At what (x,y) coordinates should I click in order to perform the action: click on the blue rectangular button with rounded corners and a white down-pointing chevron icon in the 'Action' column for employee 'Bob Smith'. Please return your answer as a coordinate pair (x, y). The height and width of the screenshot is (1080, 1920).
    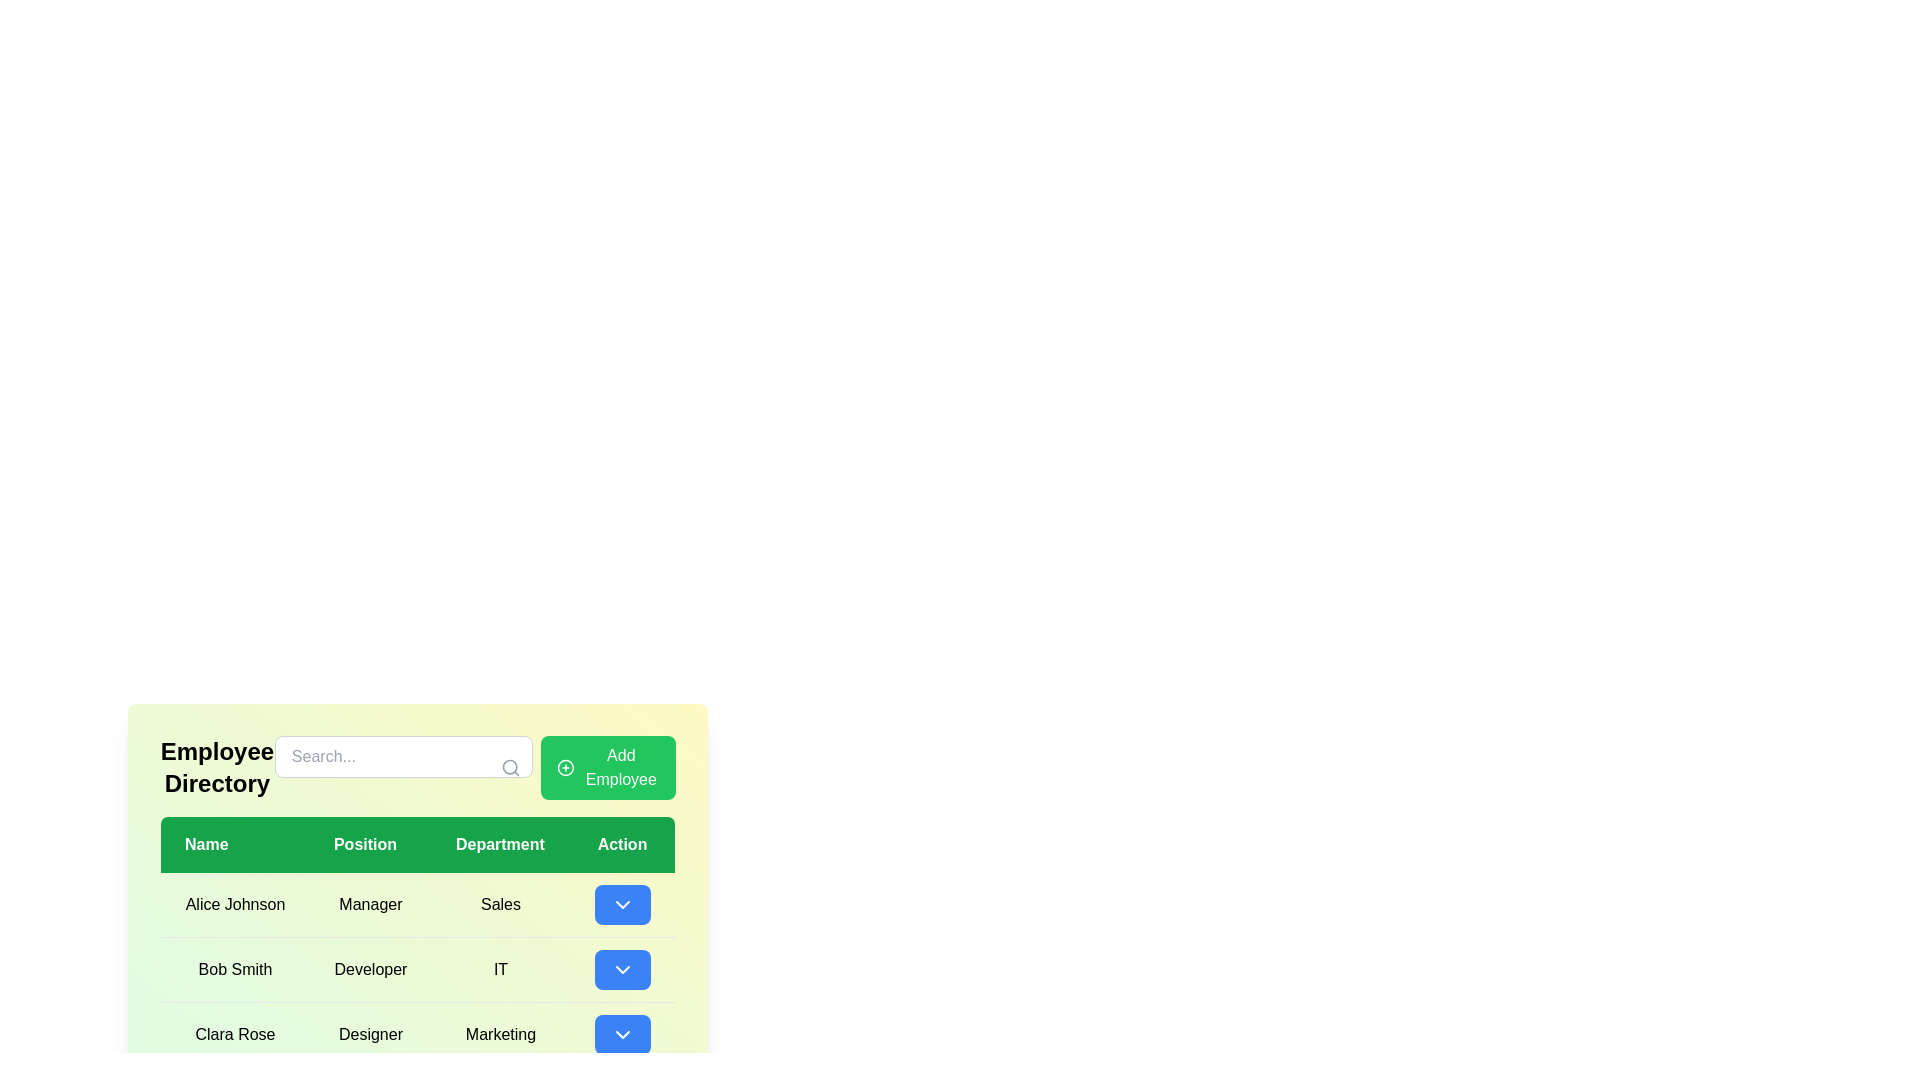
    Looking at the image, I should click on (621, 968).